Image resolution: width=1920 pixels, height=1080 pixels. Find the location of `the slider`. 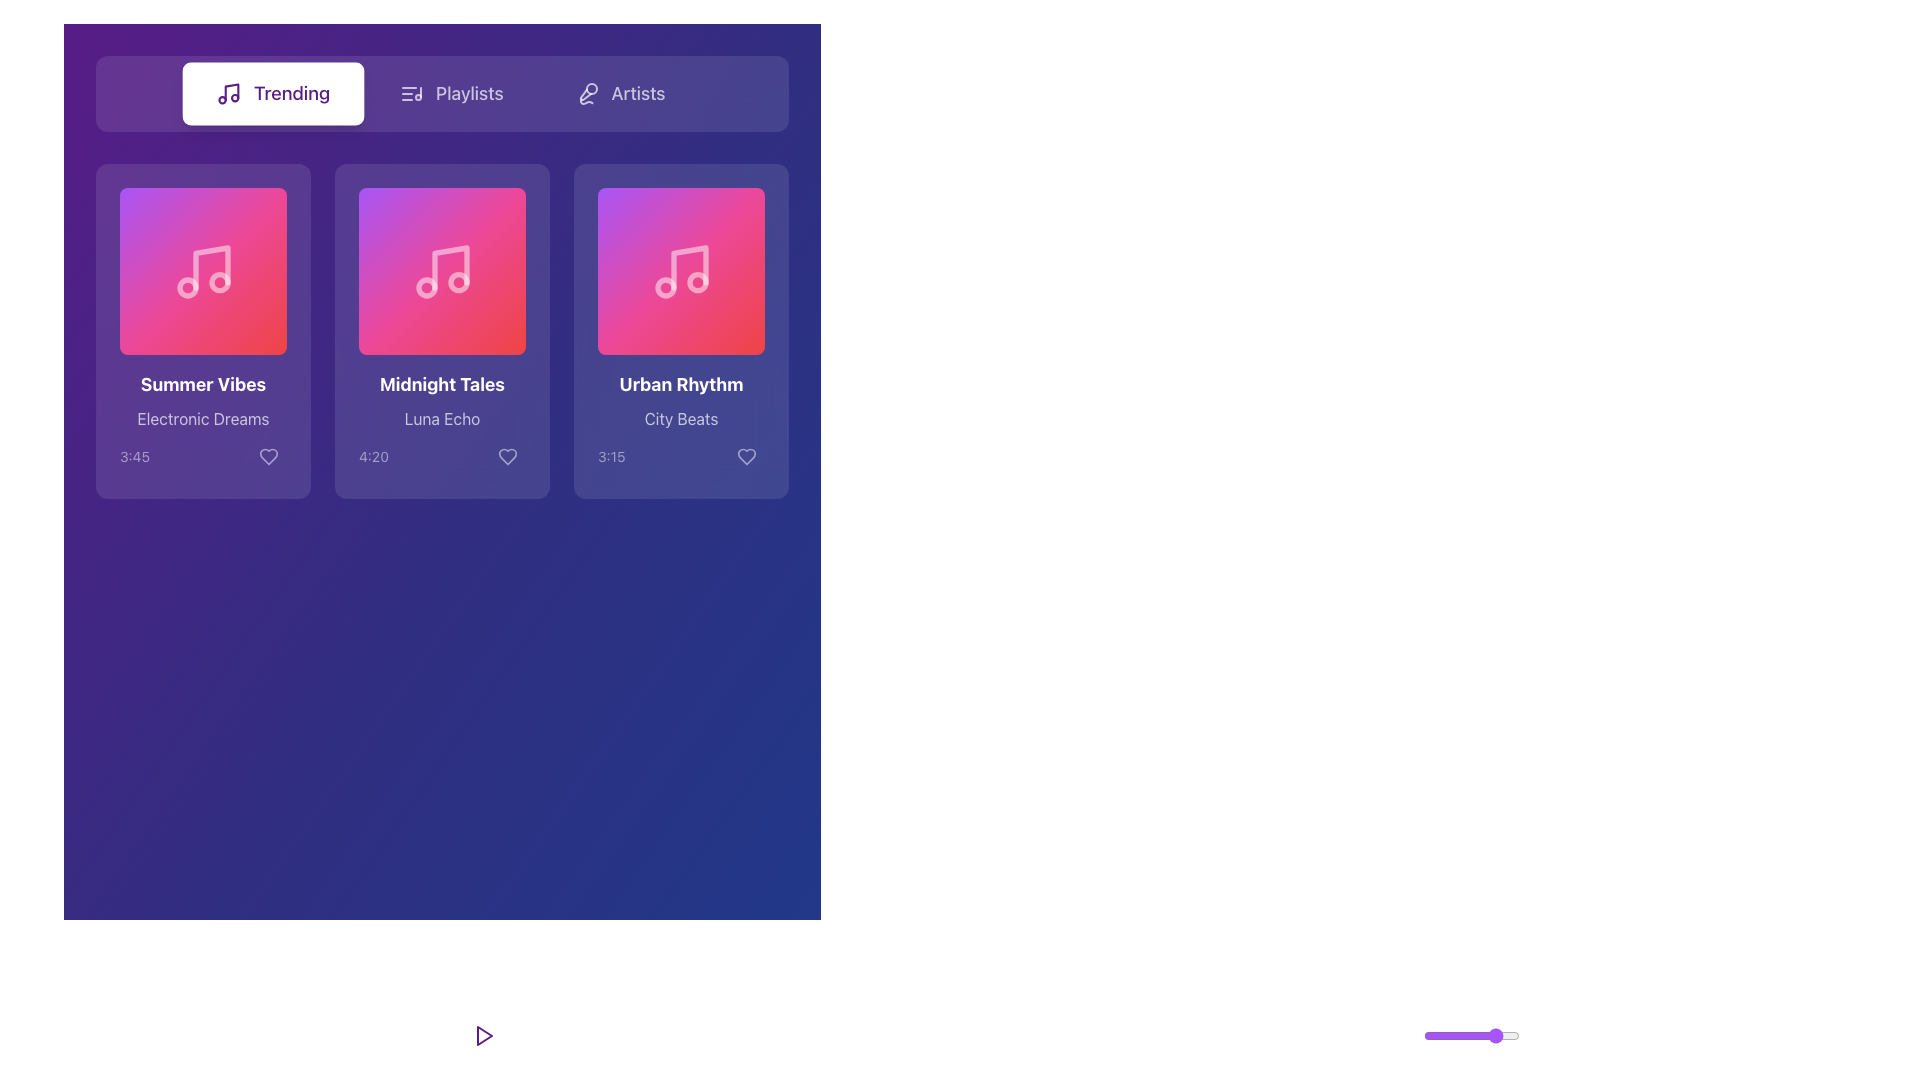

the slider is located at coordinates (1493, 1035).